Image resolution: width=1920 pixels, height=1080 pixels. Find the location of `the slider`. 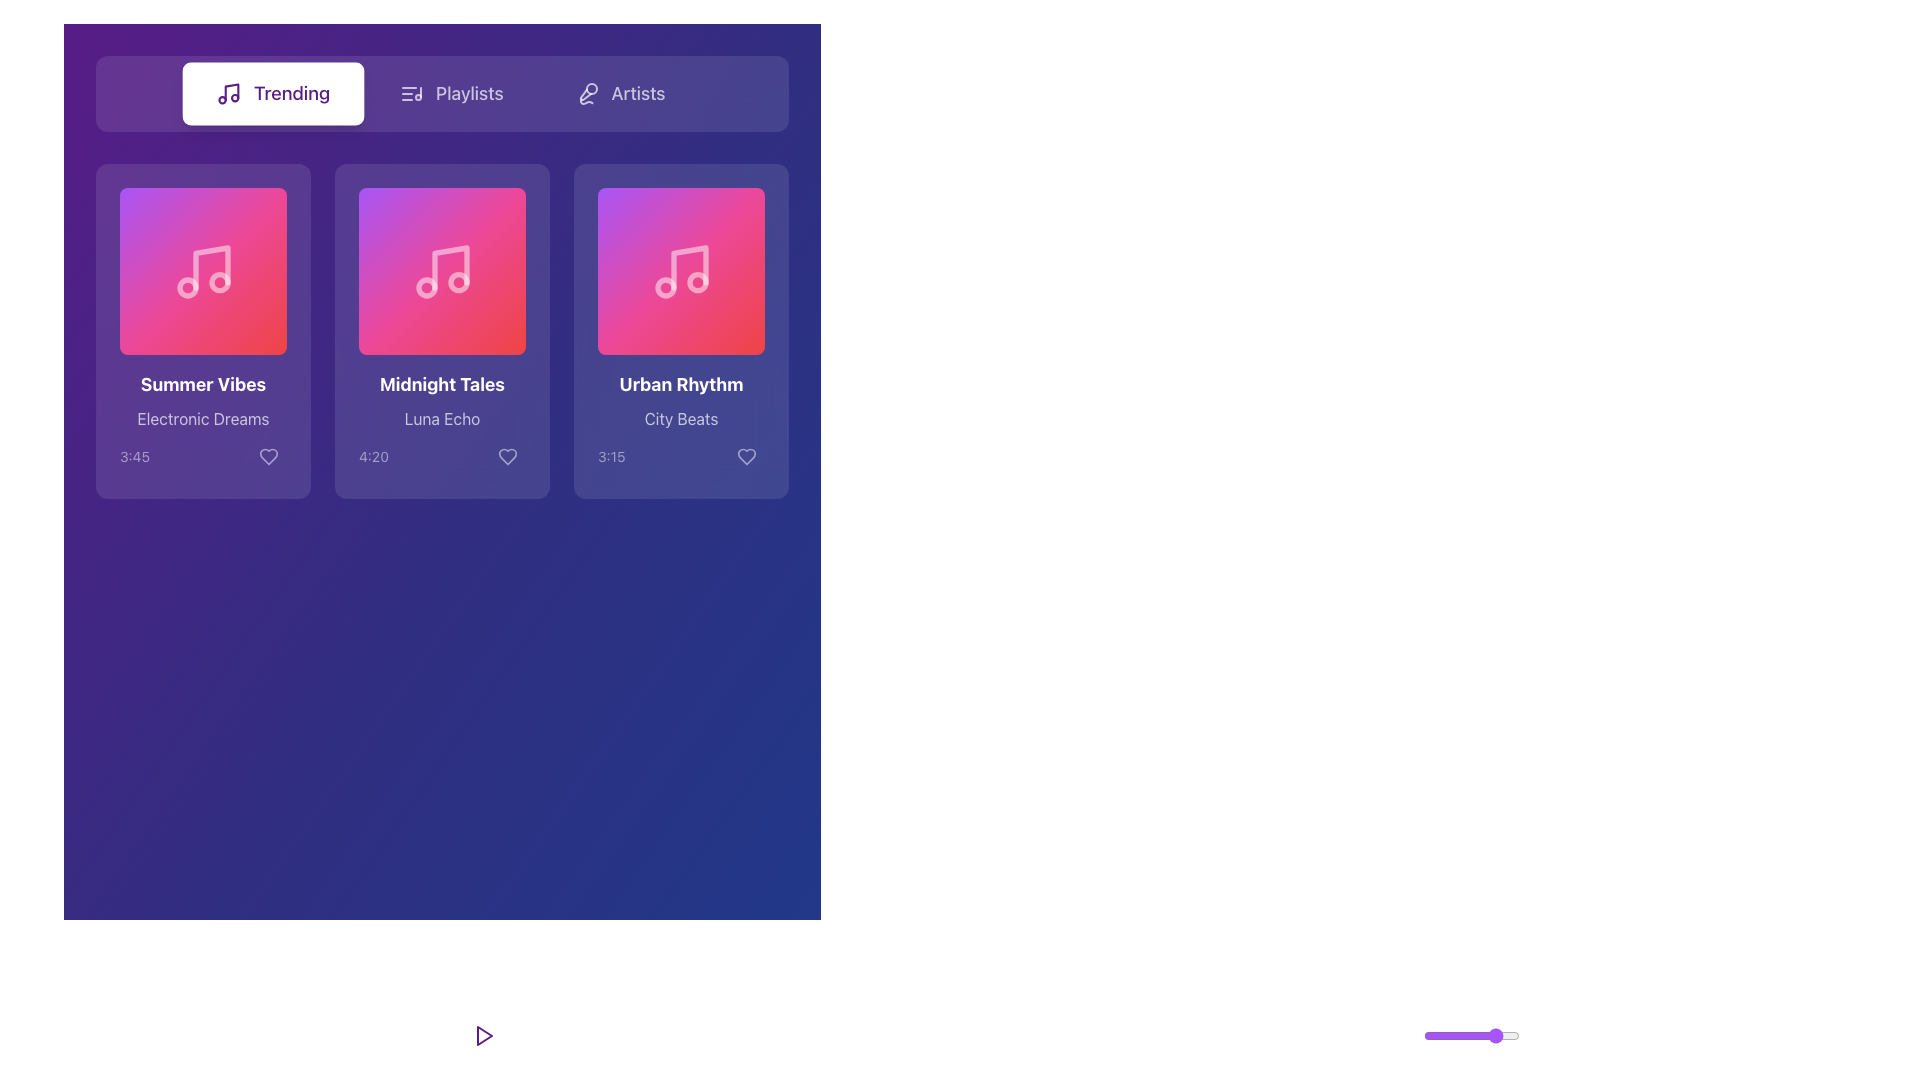

the slider is located at coordinates (1493, 1035).